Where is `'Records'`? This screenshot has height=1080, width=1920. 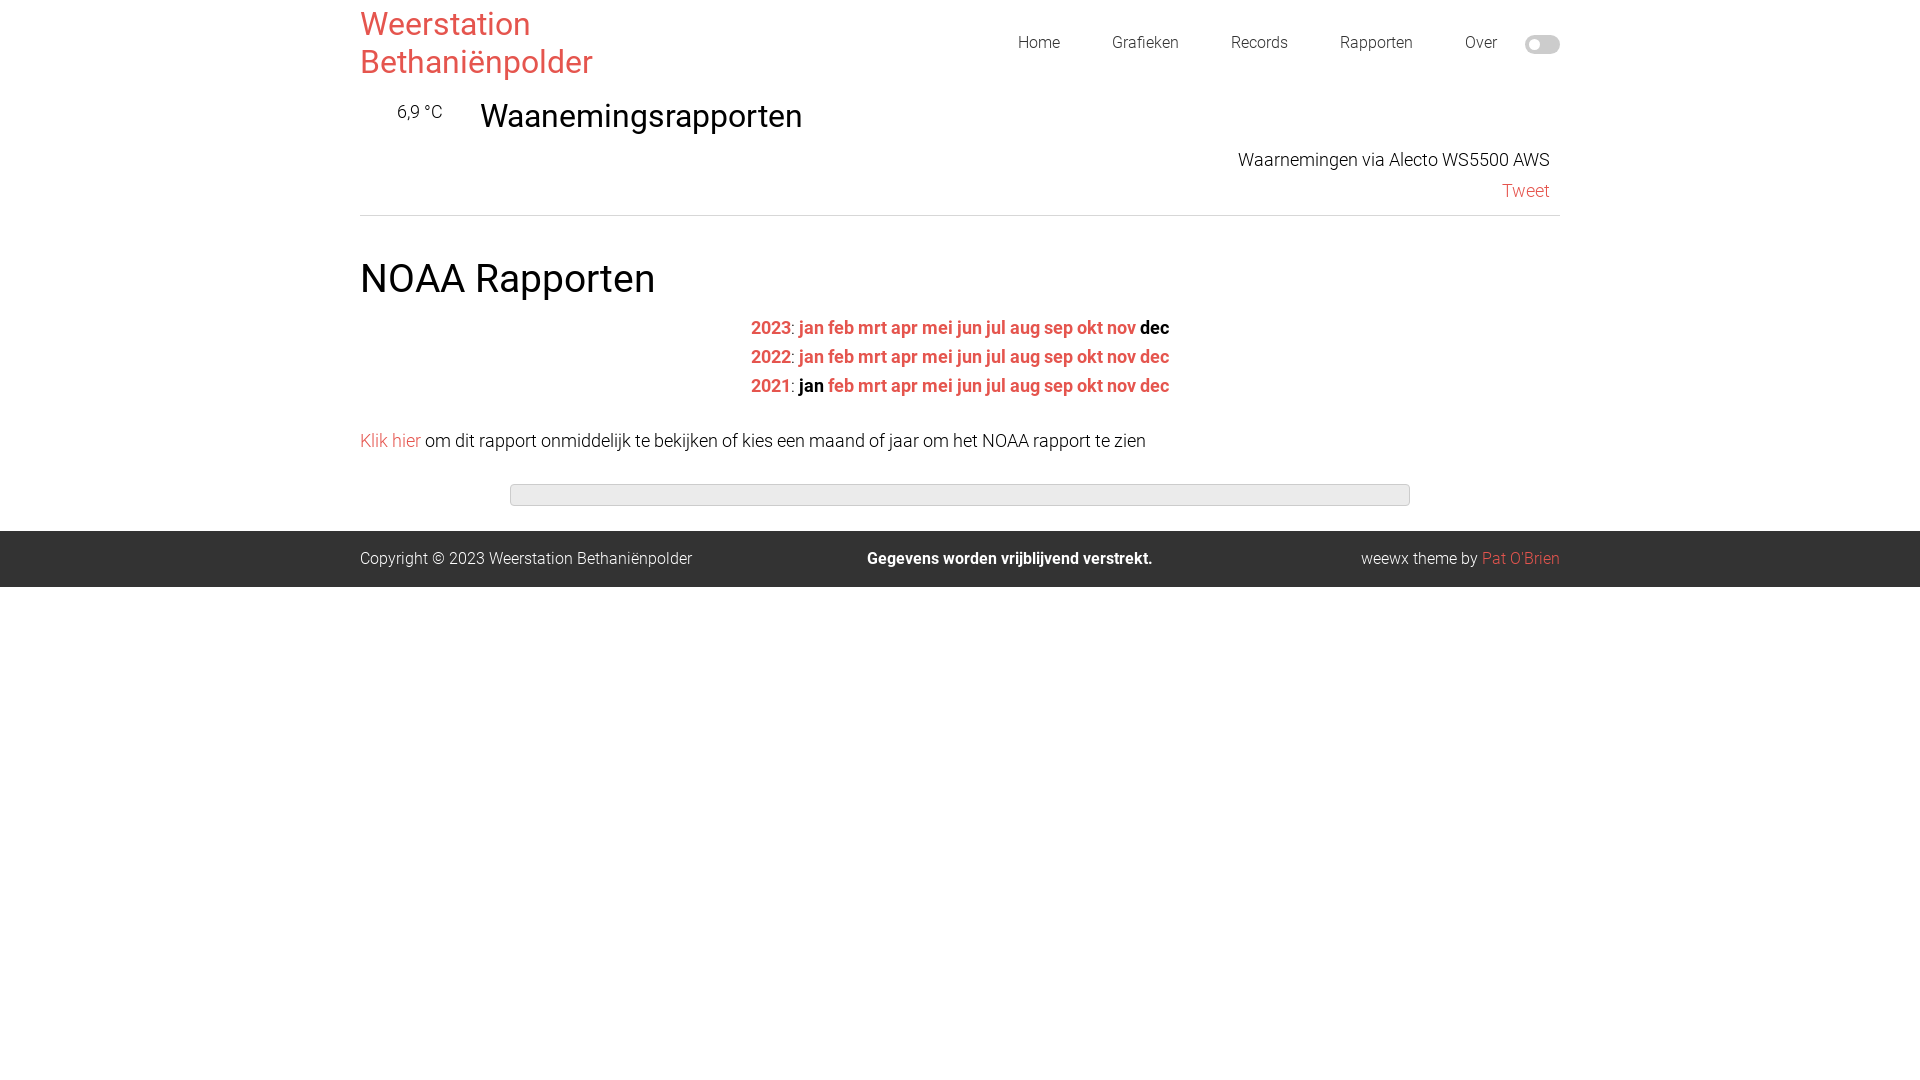 'Records' is located at coordinates (1258, 42).